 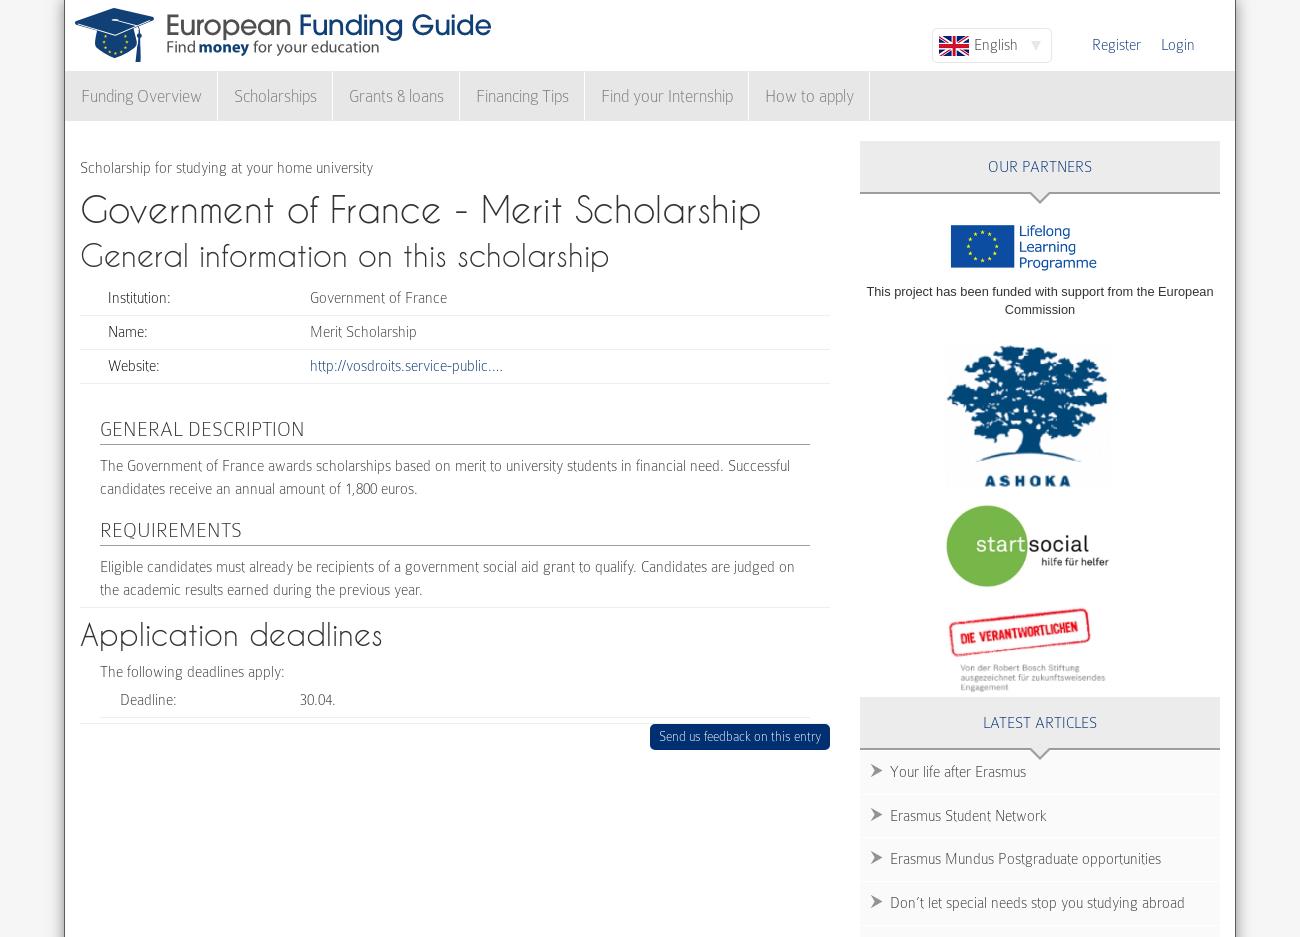 I want to click on 'Requirements', so click(x=170, y=529).